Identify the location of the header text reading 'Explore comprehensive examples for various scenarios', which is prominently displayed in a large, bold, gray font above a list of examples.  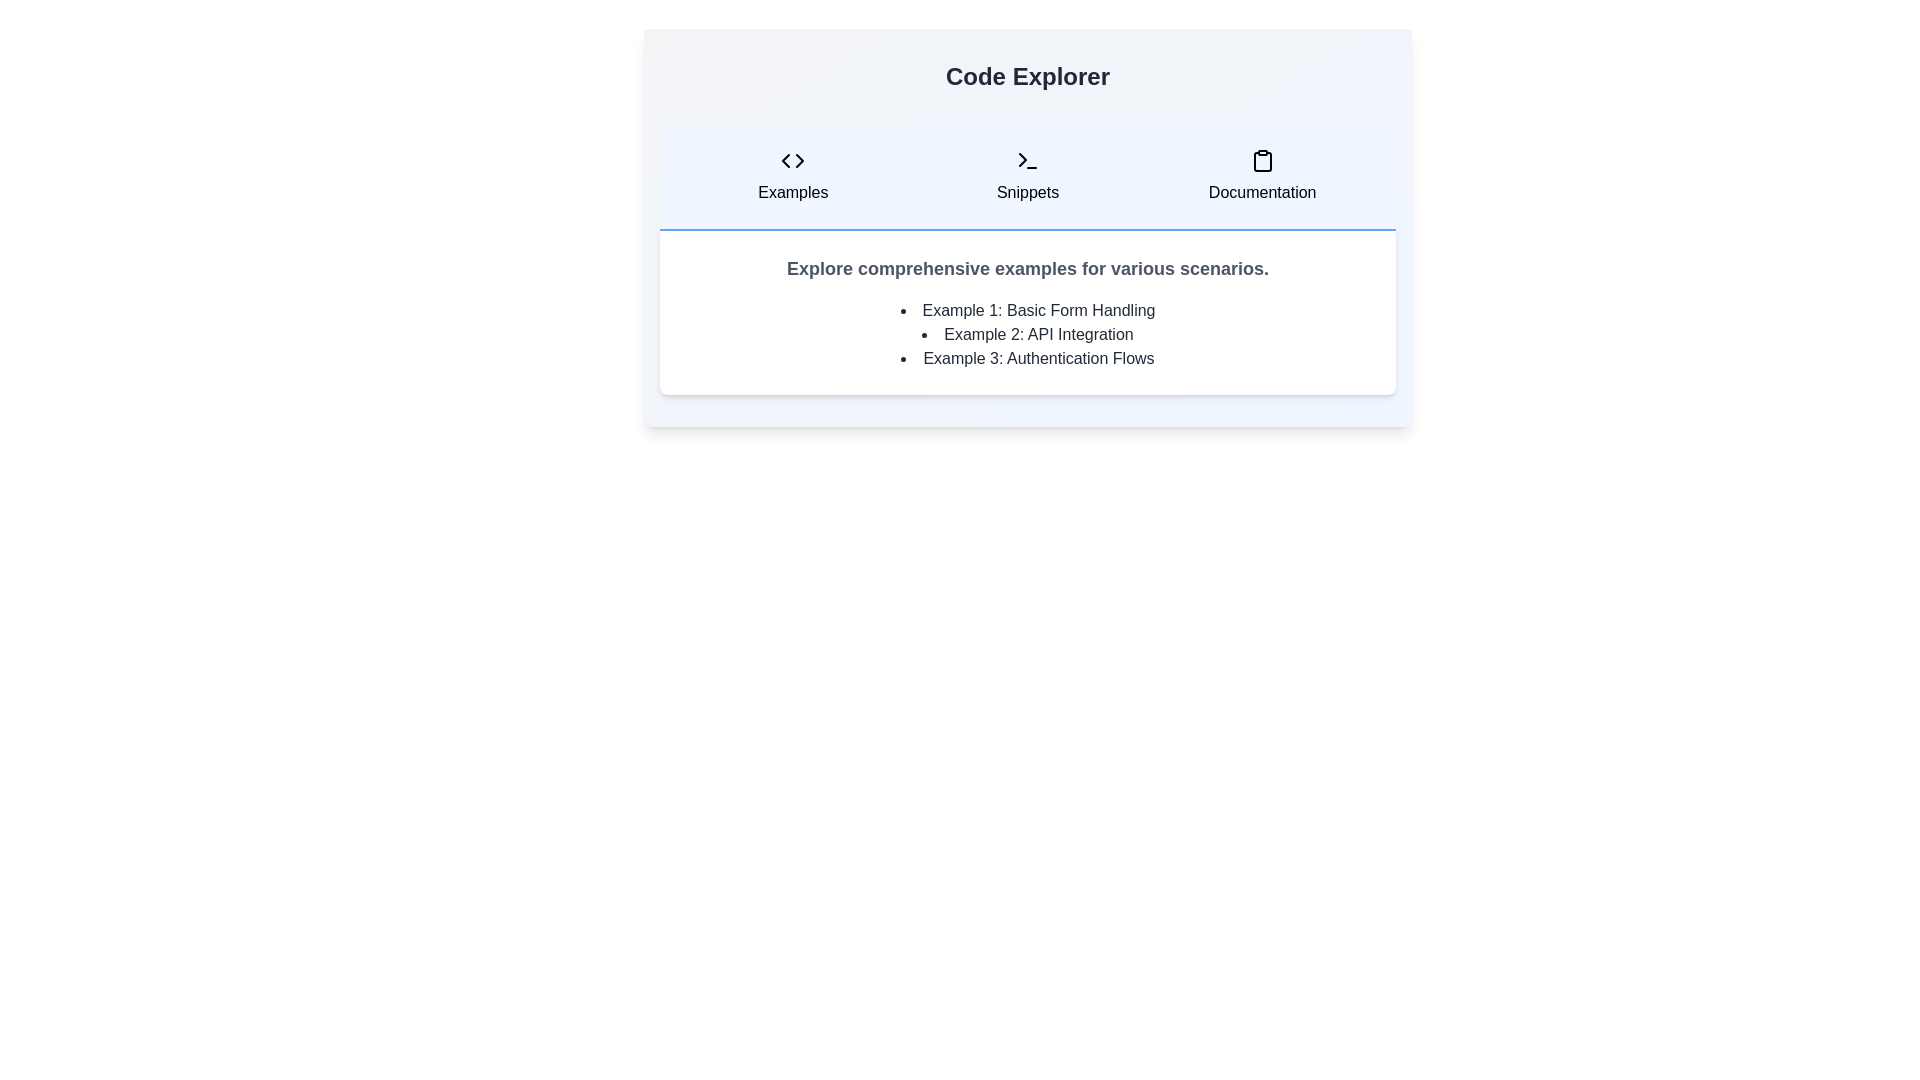
(1027, 268).